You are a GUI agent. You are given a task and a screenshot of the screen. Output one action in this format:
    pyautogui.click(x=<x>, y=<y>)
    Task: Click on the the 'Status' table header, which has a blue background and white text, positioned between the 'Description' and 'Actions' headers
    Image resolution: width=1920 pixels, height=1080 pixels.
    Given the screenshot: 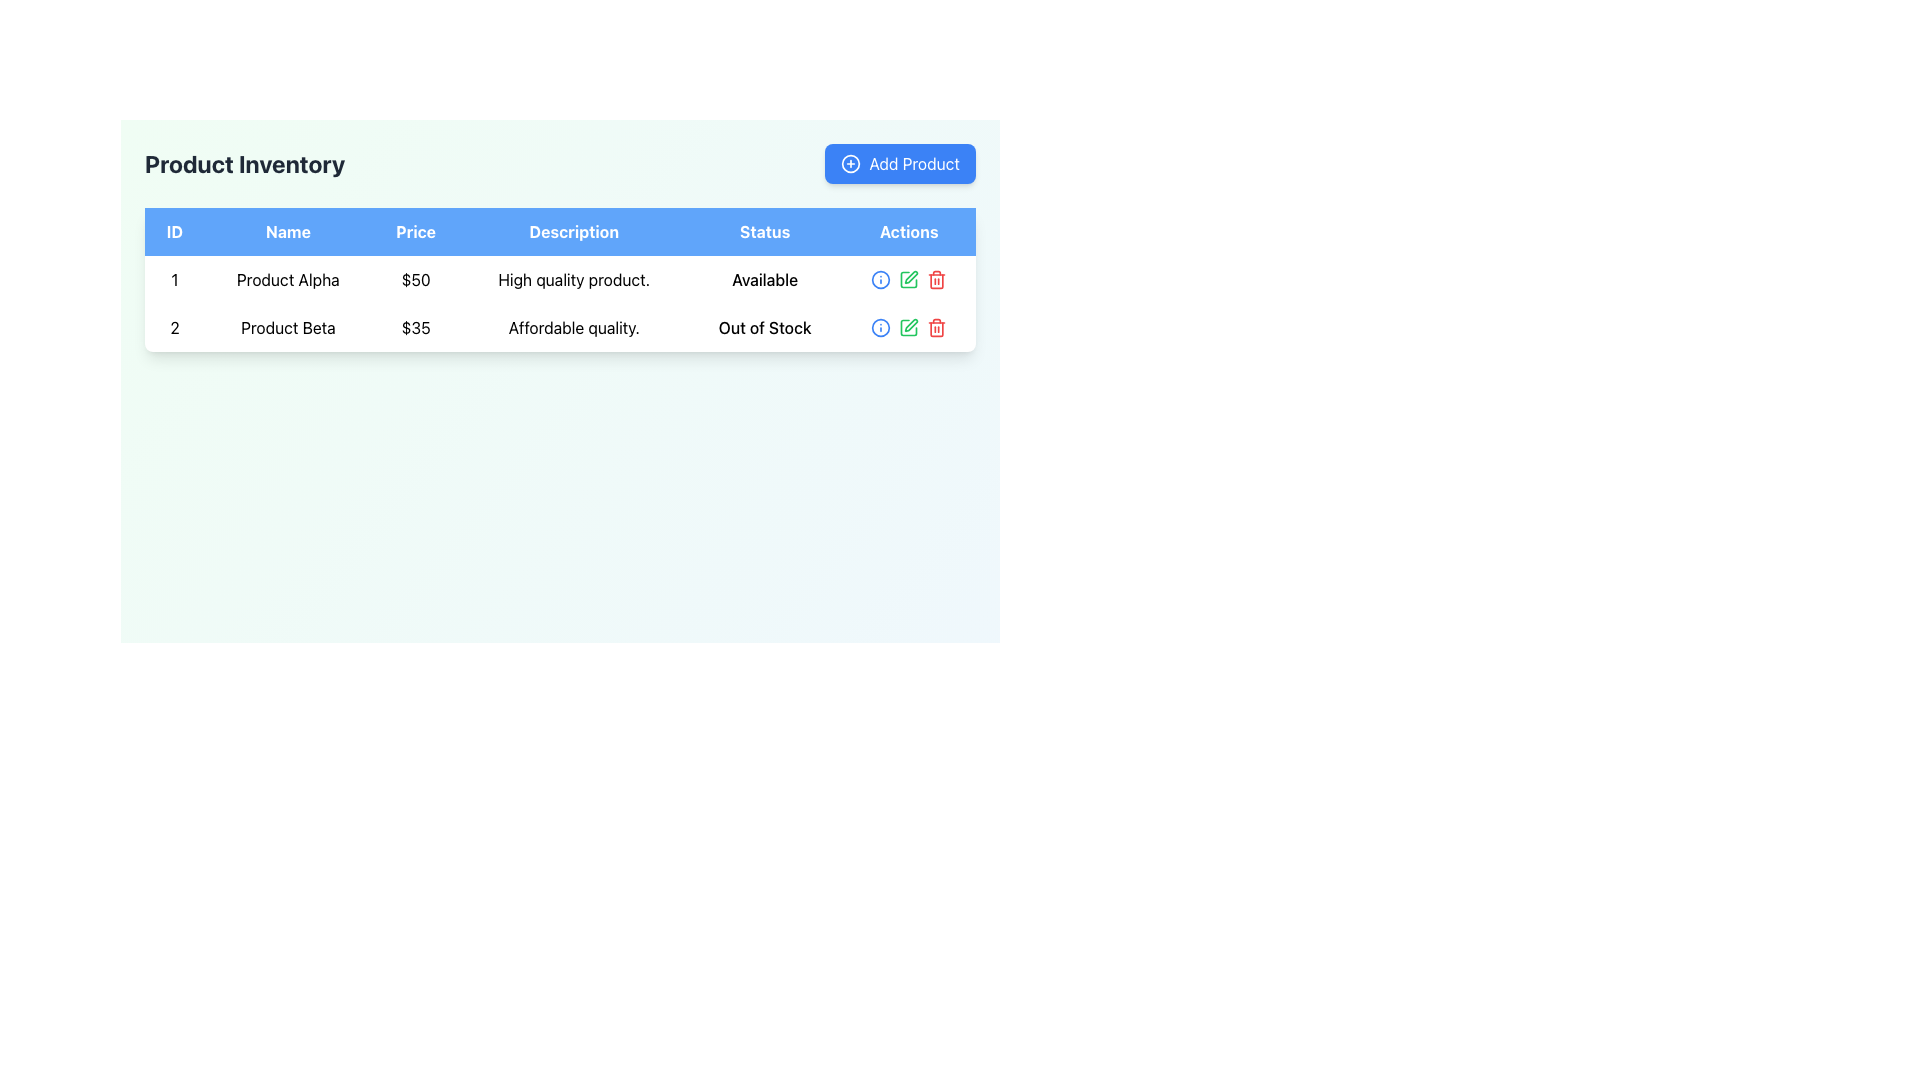 What is the action you would take?
    pyautogui.click(x=764, y=230)
    